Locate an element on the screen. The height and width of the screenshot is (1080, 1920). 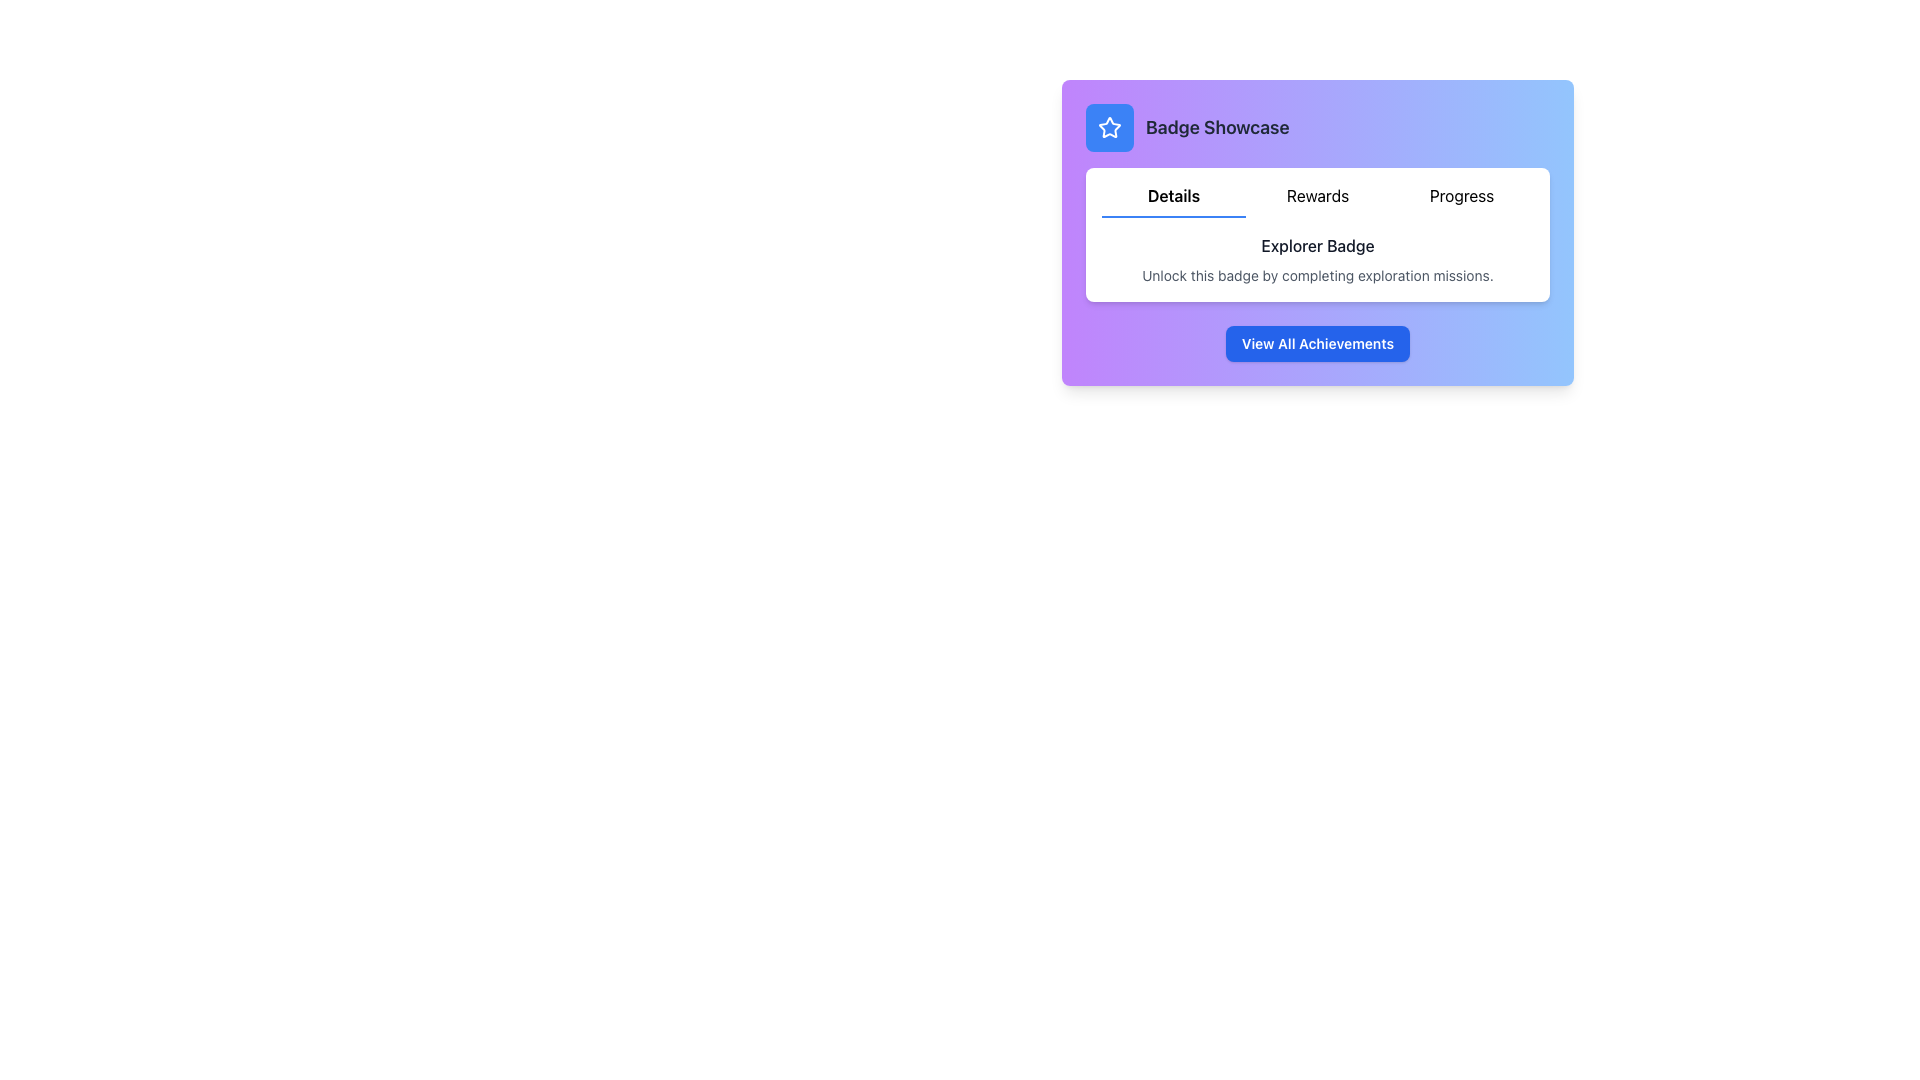
the badge icon in the 'Badge Showcase' feature, which is located at the top left corner of the 'Badge Showcase' card, next to the text 'Badge Showcase' is located at coordinates (1108, 127).